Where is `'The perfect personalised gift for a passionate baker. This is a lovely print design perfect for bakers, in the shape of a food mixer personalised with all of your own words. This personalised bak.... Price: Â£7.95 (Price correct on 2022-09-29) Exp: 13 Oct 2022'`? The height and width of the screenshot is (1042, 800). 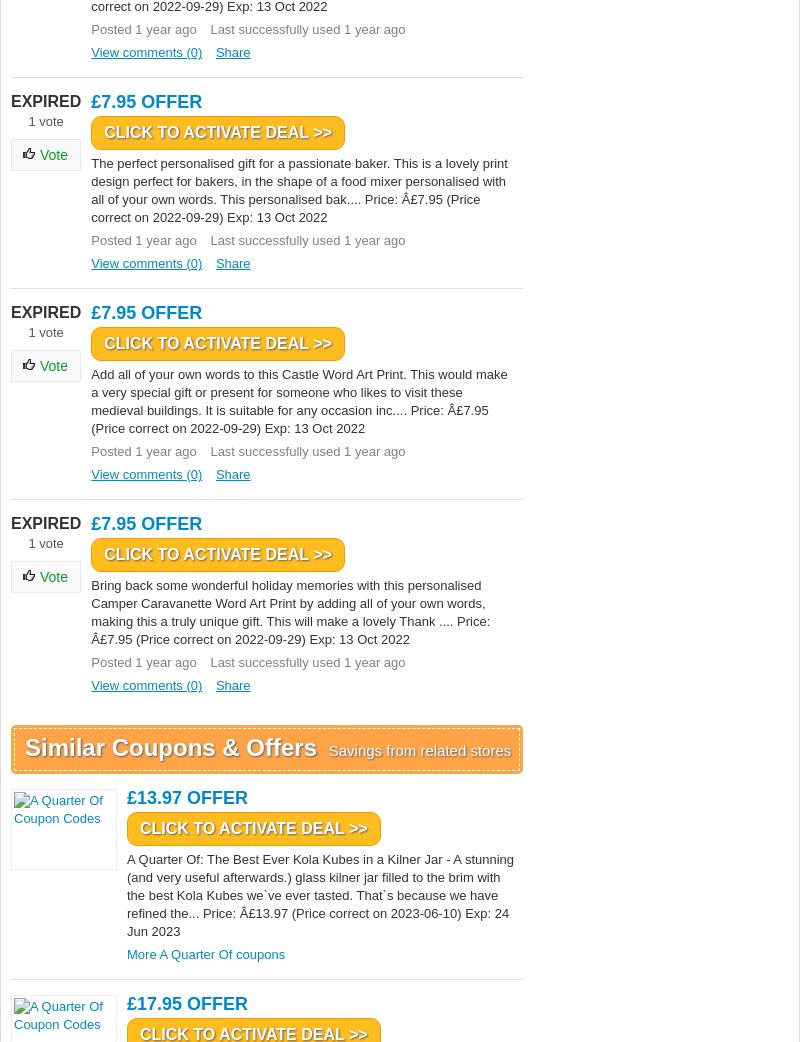 'The perfect personalised gift for a passionate baker. This is a lovely print design perfect for bakers, in the shape of a food mixer personalised with all of your own words. This personalised bak.... Price: Â£7.95 (Price correct on 2022-09-29) Exp: 13 Oct 2022' is located at coordinates (299, 189).